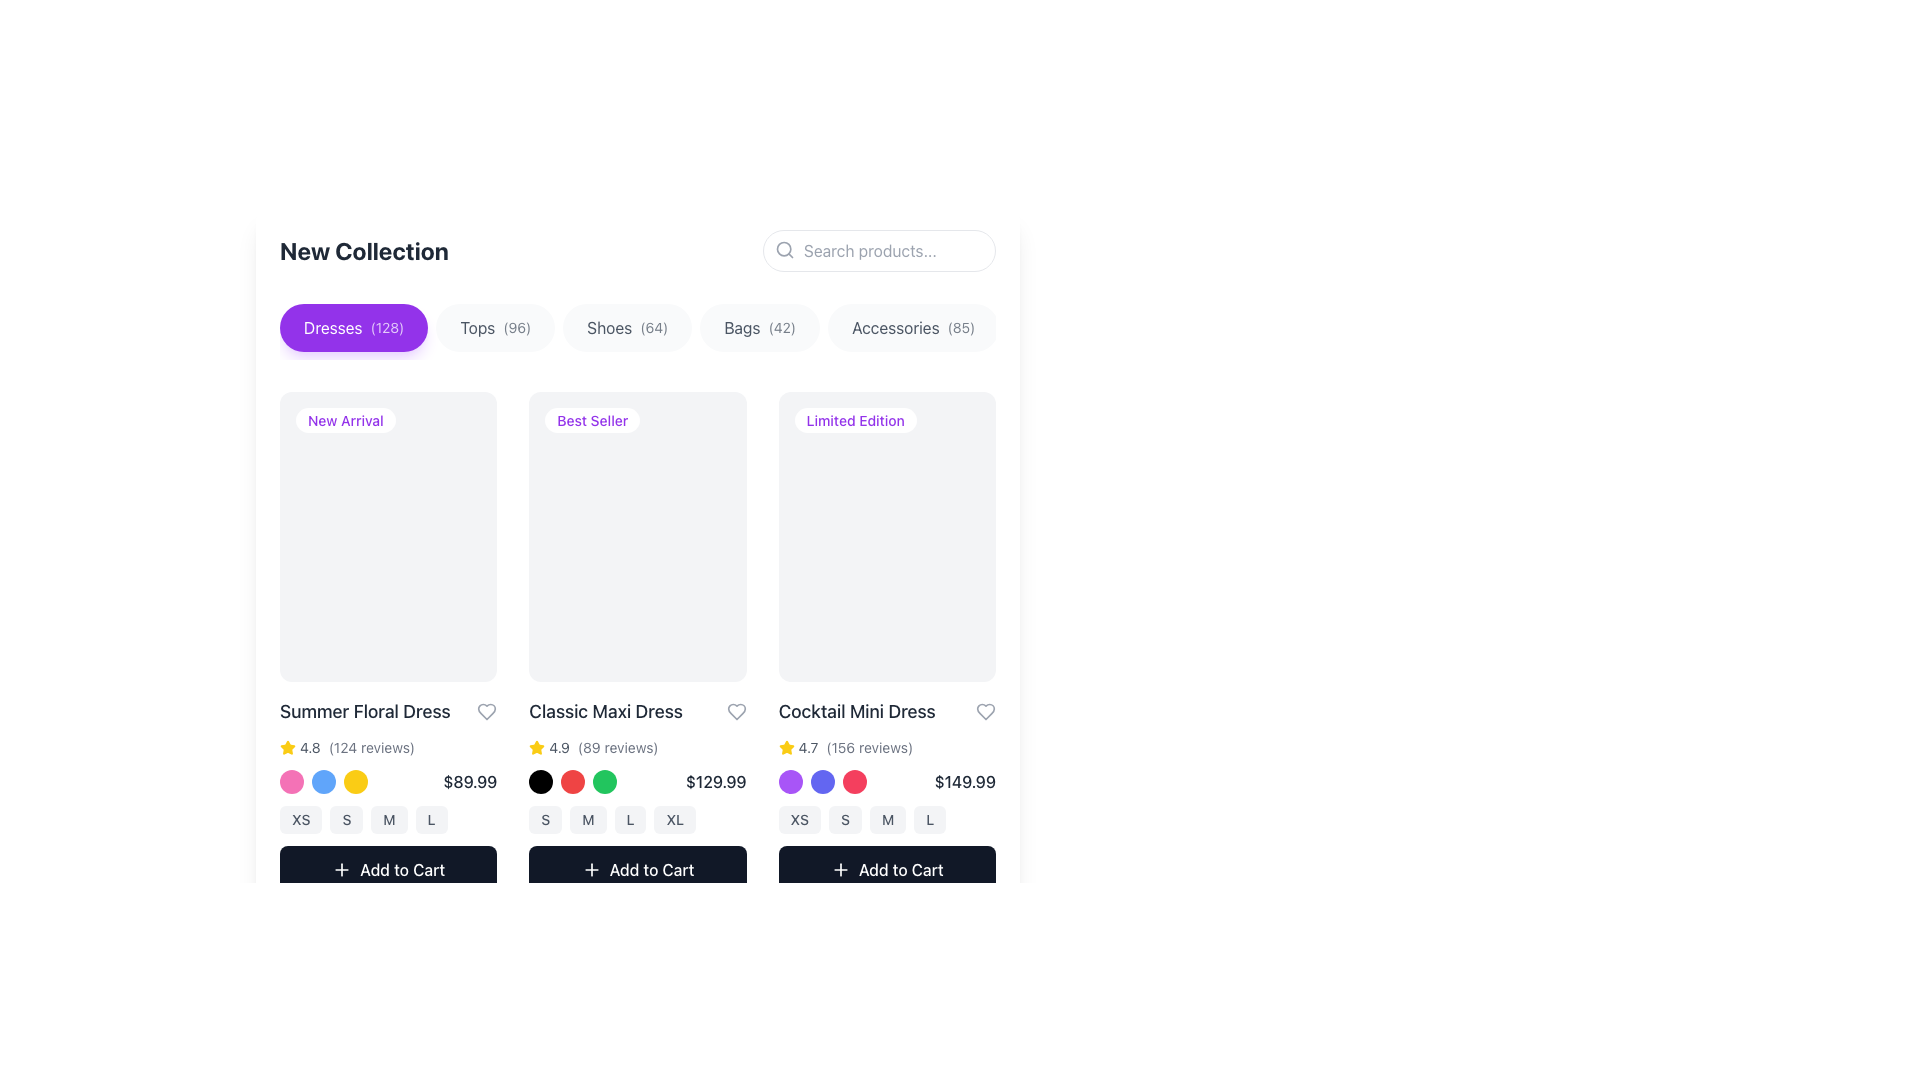  I want to click on the 'M' size selection button, which is the third button in the row of size-selection buttons for the 'Cocktail Mini Dress', so click(887, 819).